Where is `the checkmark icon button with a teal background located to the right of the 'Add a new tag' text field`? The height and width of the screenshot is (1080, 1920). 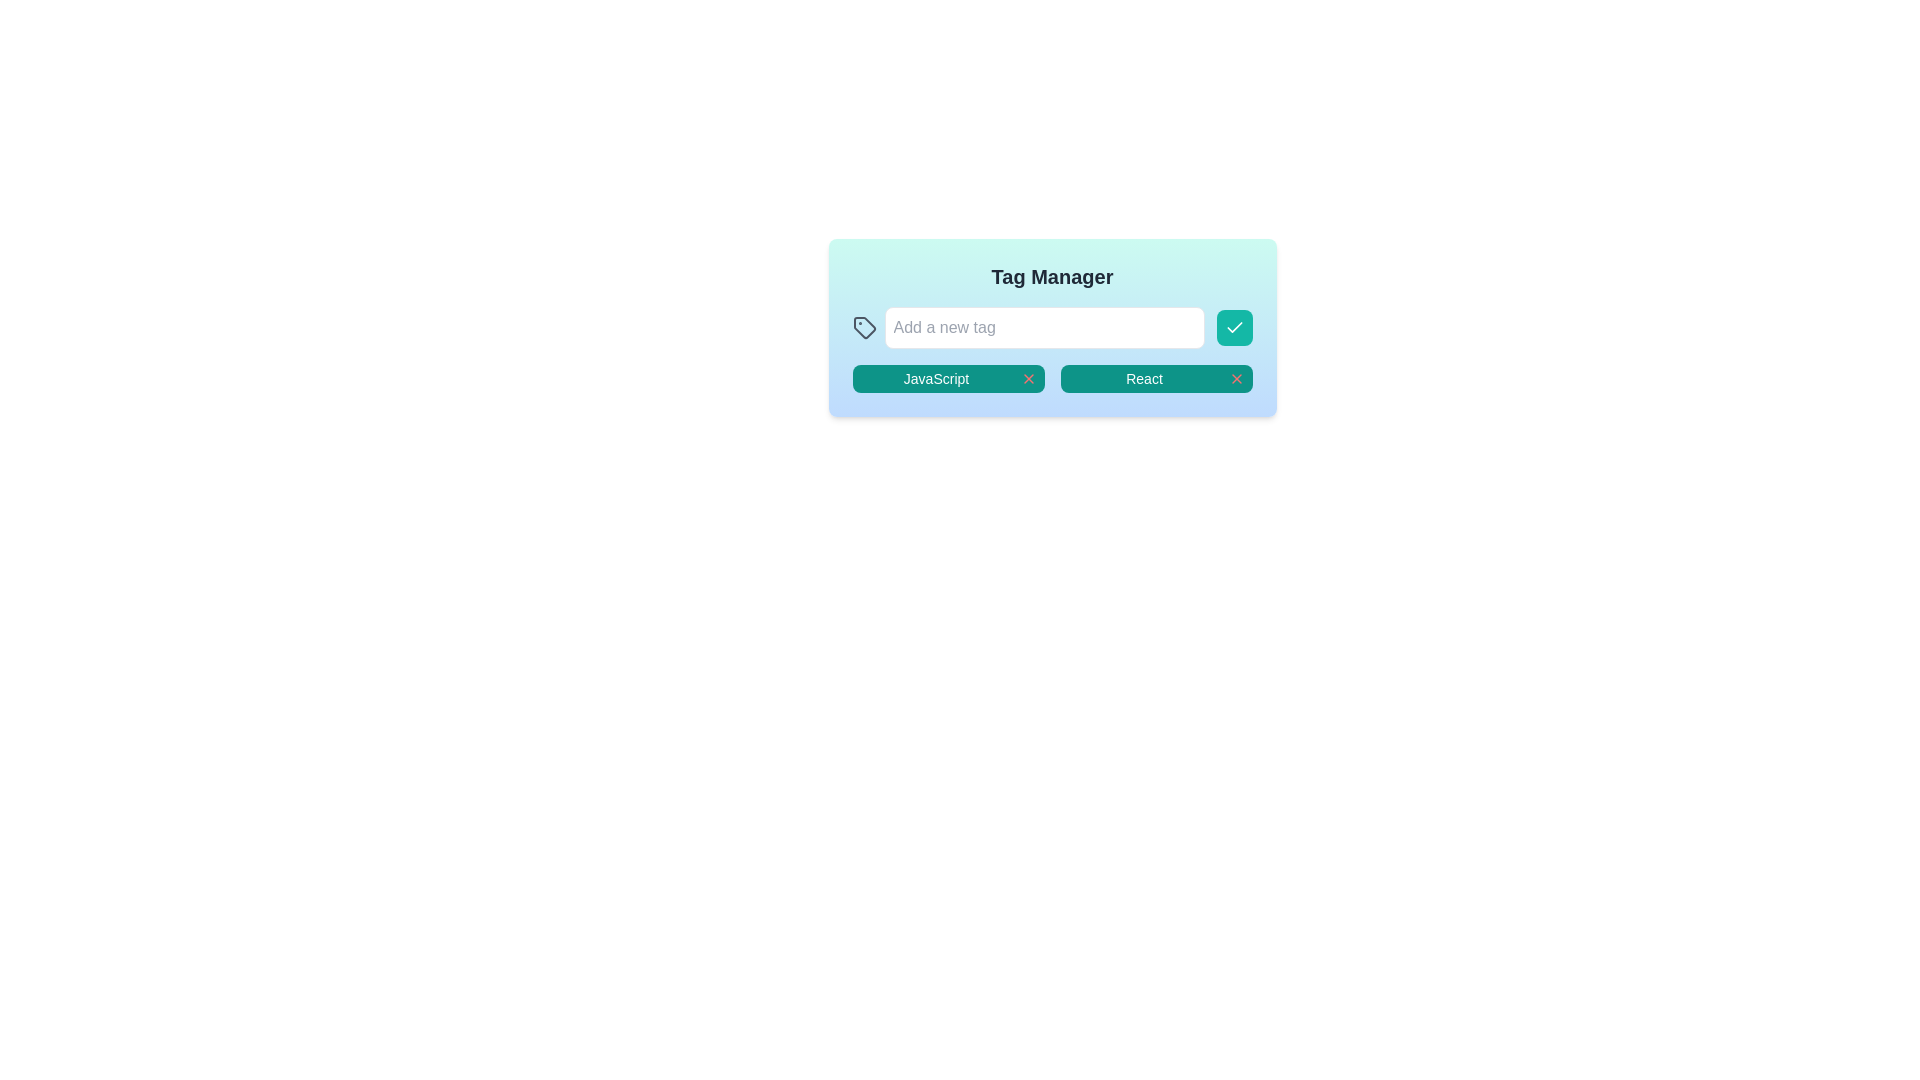 the checkmark icon button with a teal background located to the right of the 'Add a new tag' text field is located at coordinates (1233, 326).